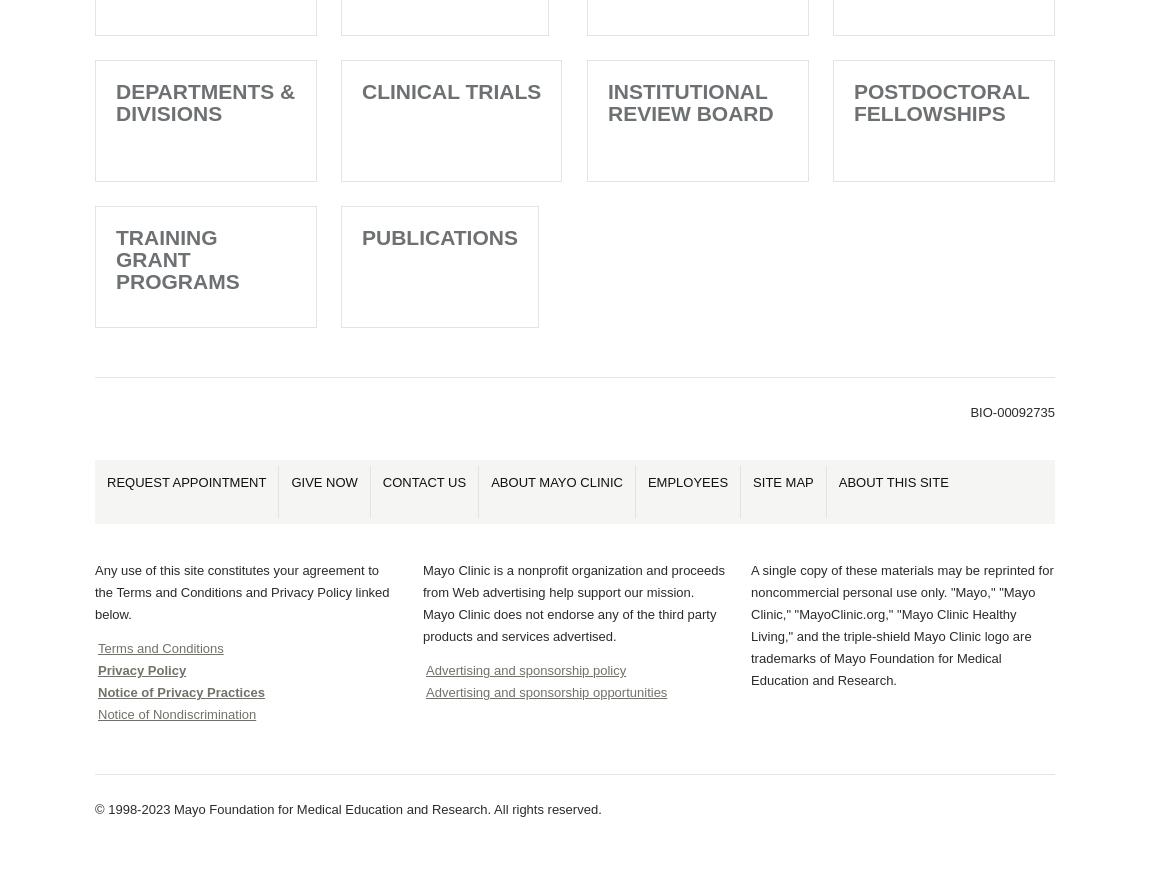 This screenshot has width=1150, height=888. I want to click on 'Give Now', so click(323, 482).